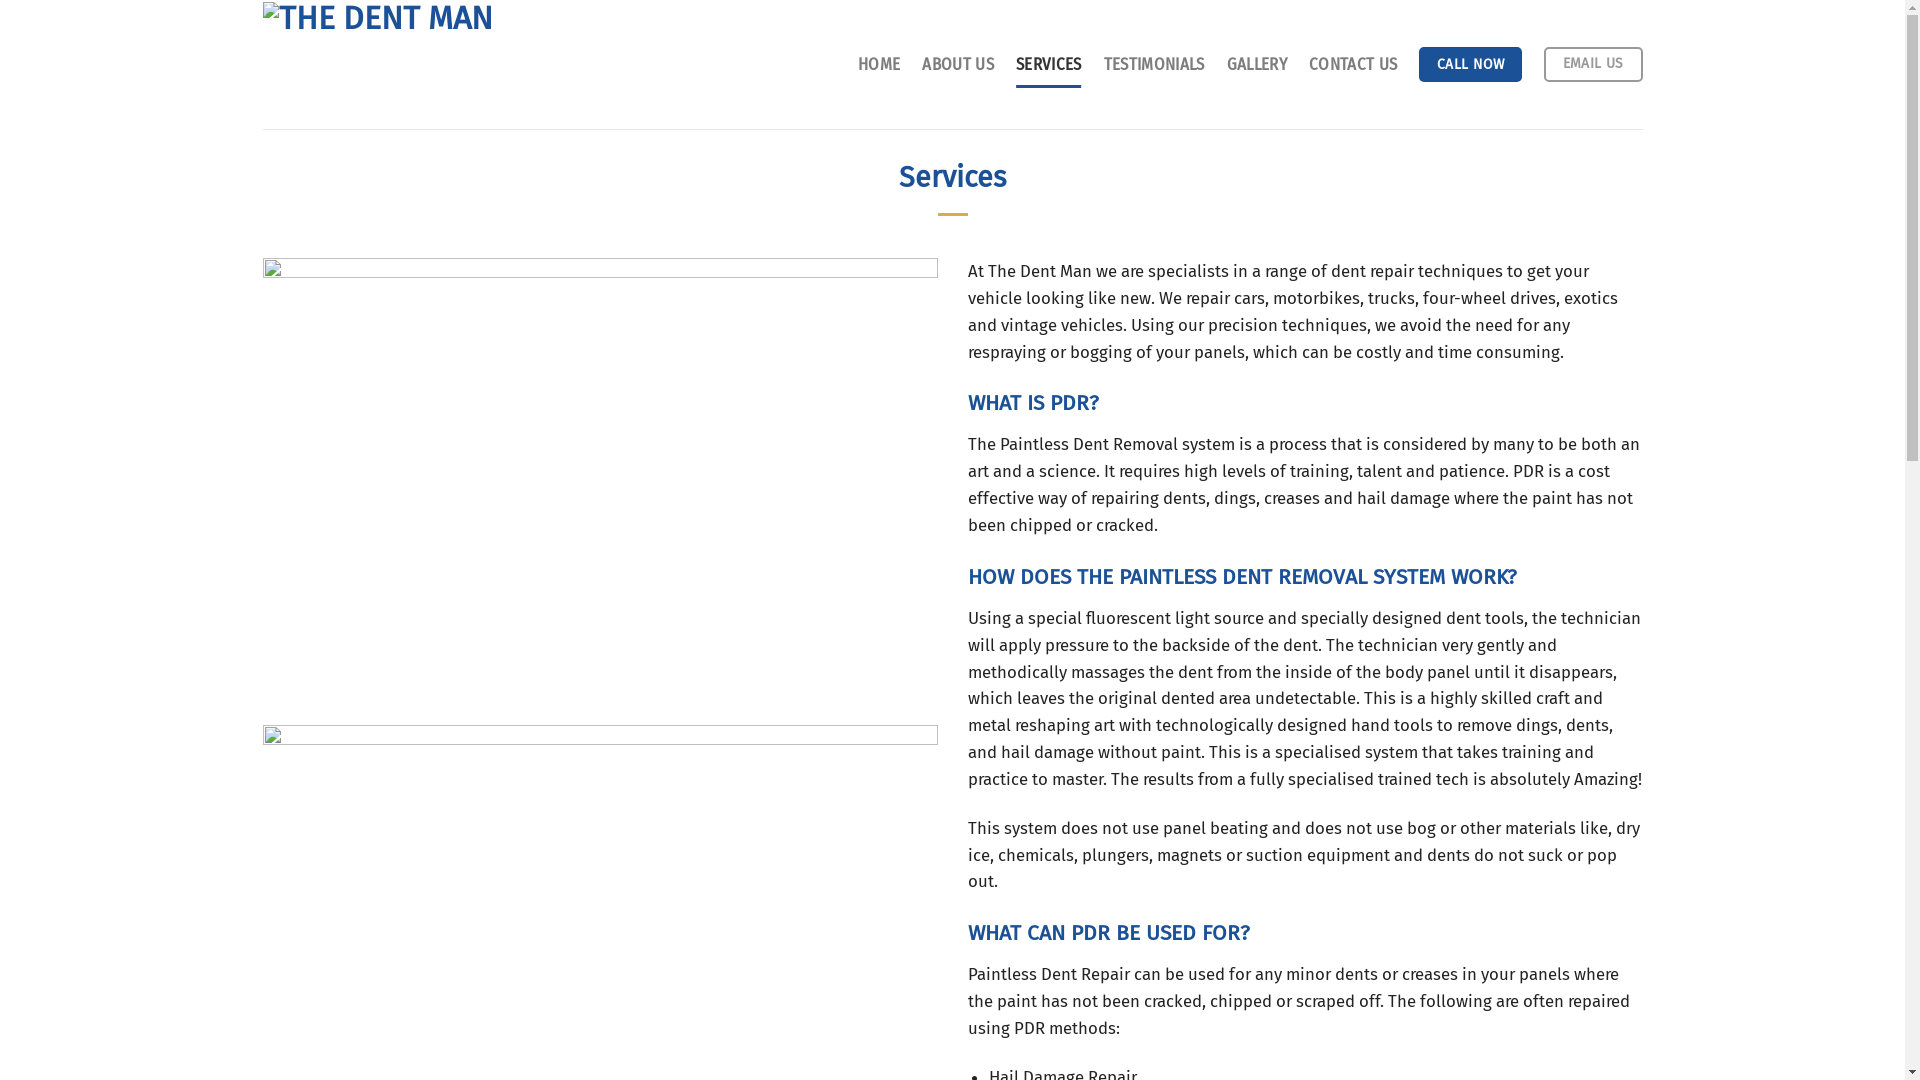 The image size is (1920, 1080). I want to click on 'CONTACT US', so click(1353, 63).